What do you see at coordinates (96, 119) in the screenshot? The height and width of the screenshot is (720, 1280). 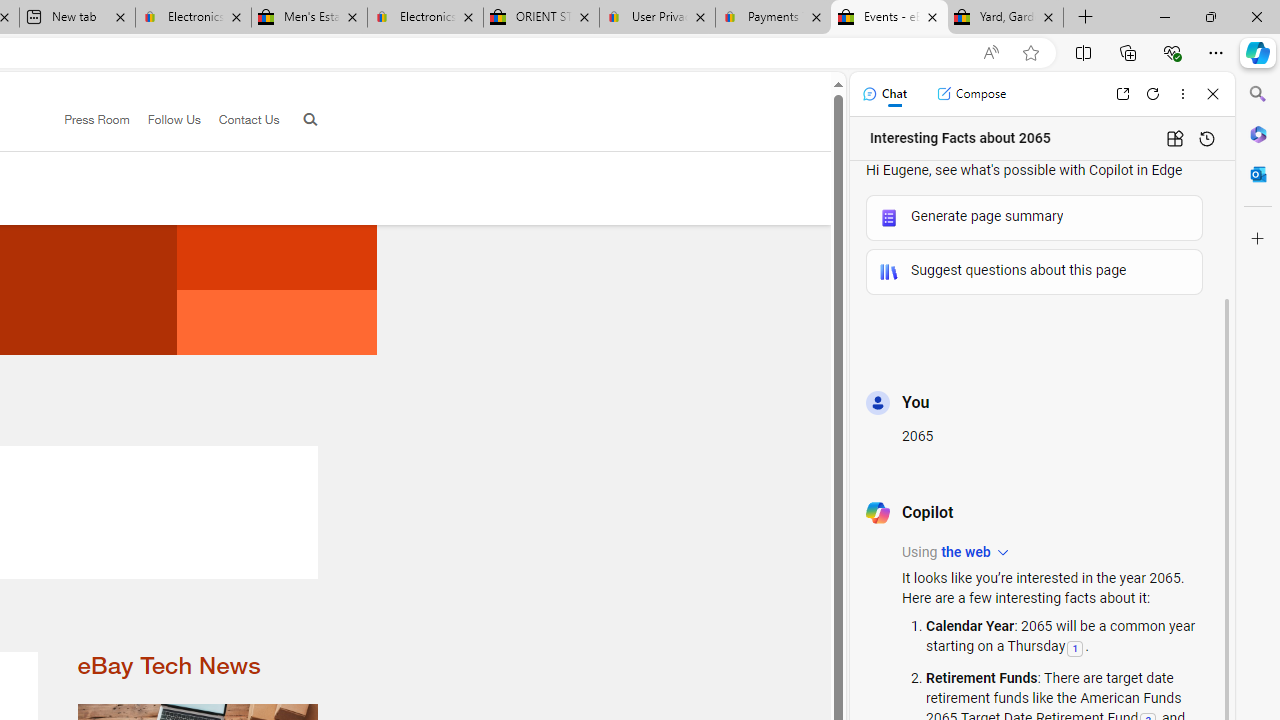 I see `'Press Room'` at bounding box center [96, 119].